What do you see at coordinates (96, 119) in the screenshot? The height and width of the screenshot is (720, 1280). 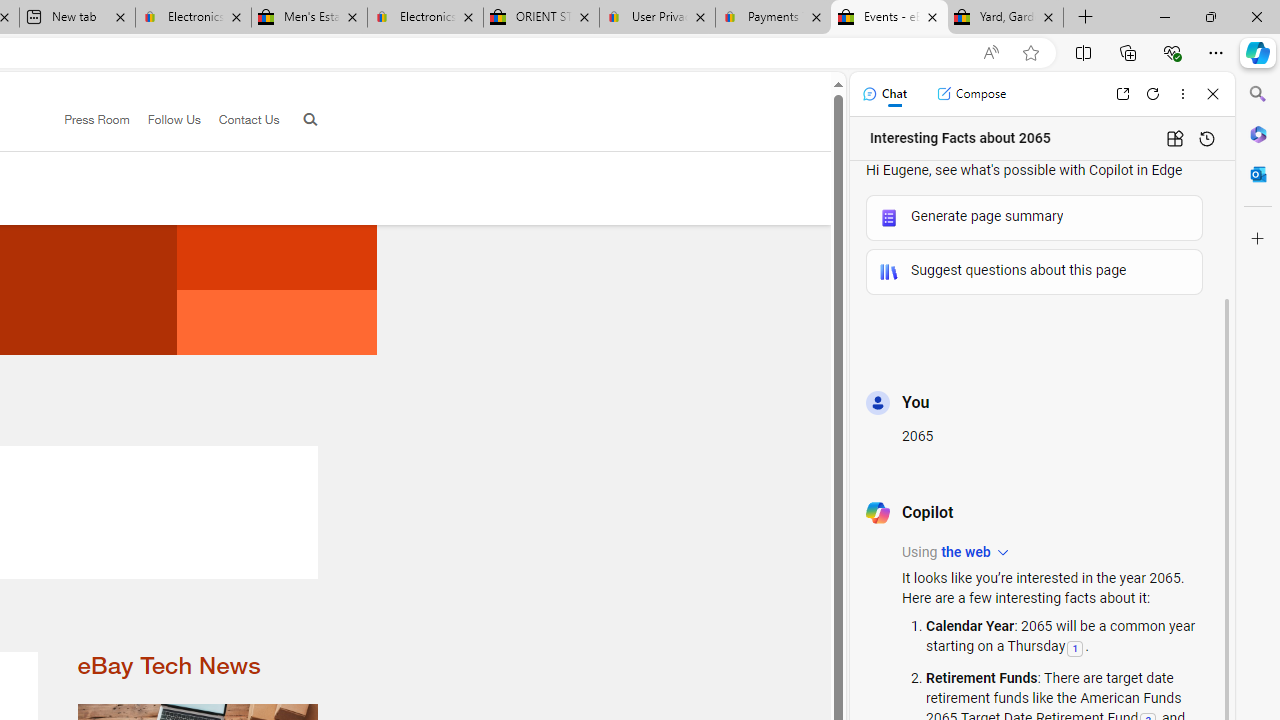 I see `'Press Room'` at bounding box center [96, 119].